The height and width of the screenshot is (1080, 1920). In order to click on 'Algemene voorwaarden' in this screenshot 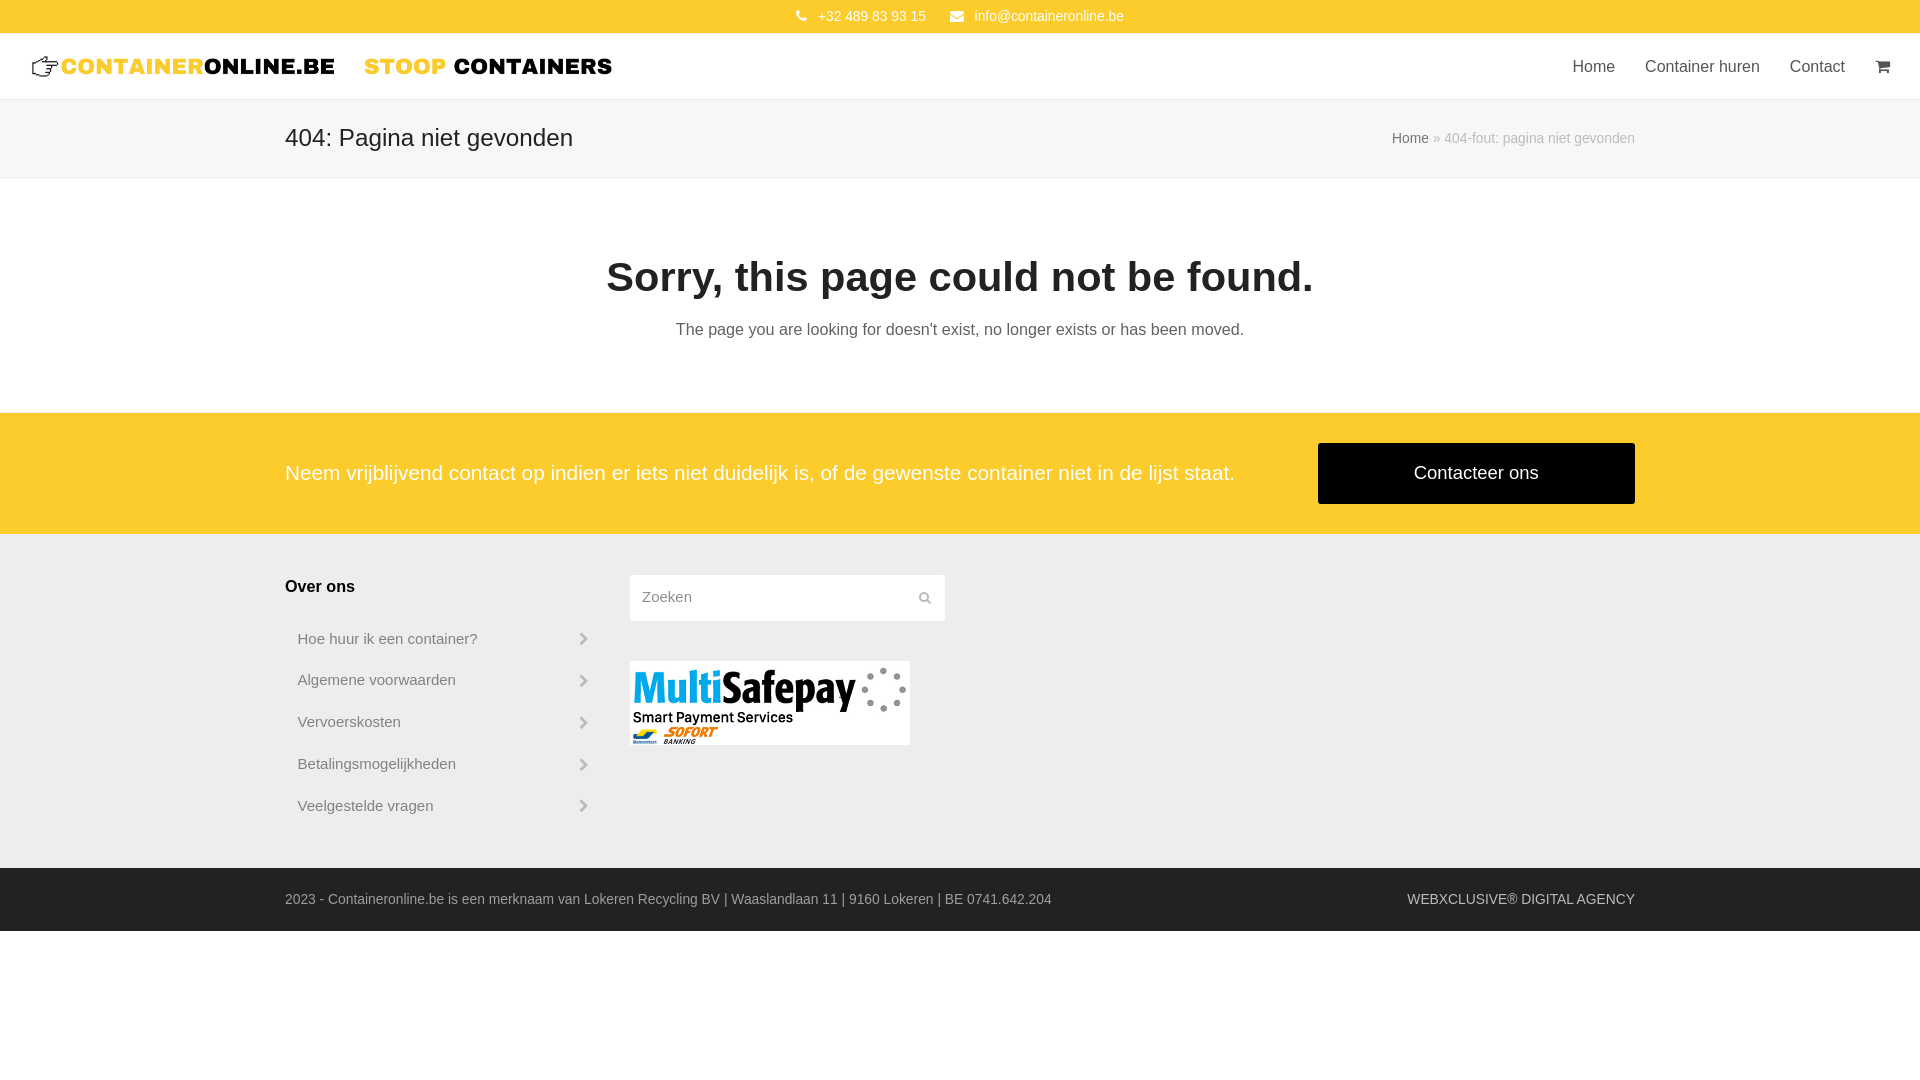, I will do `click(441, 679)`.